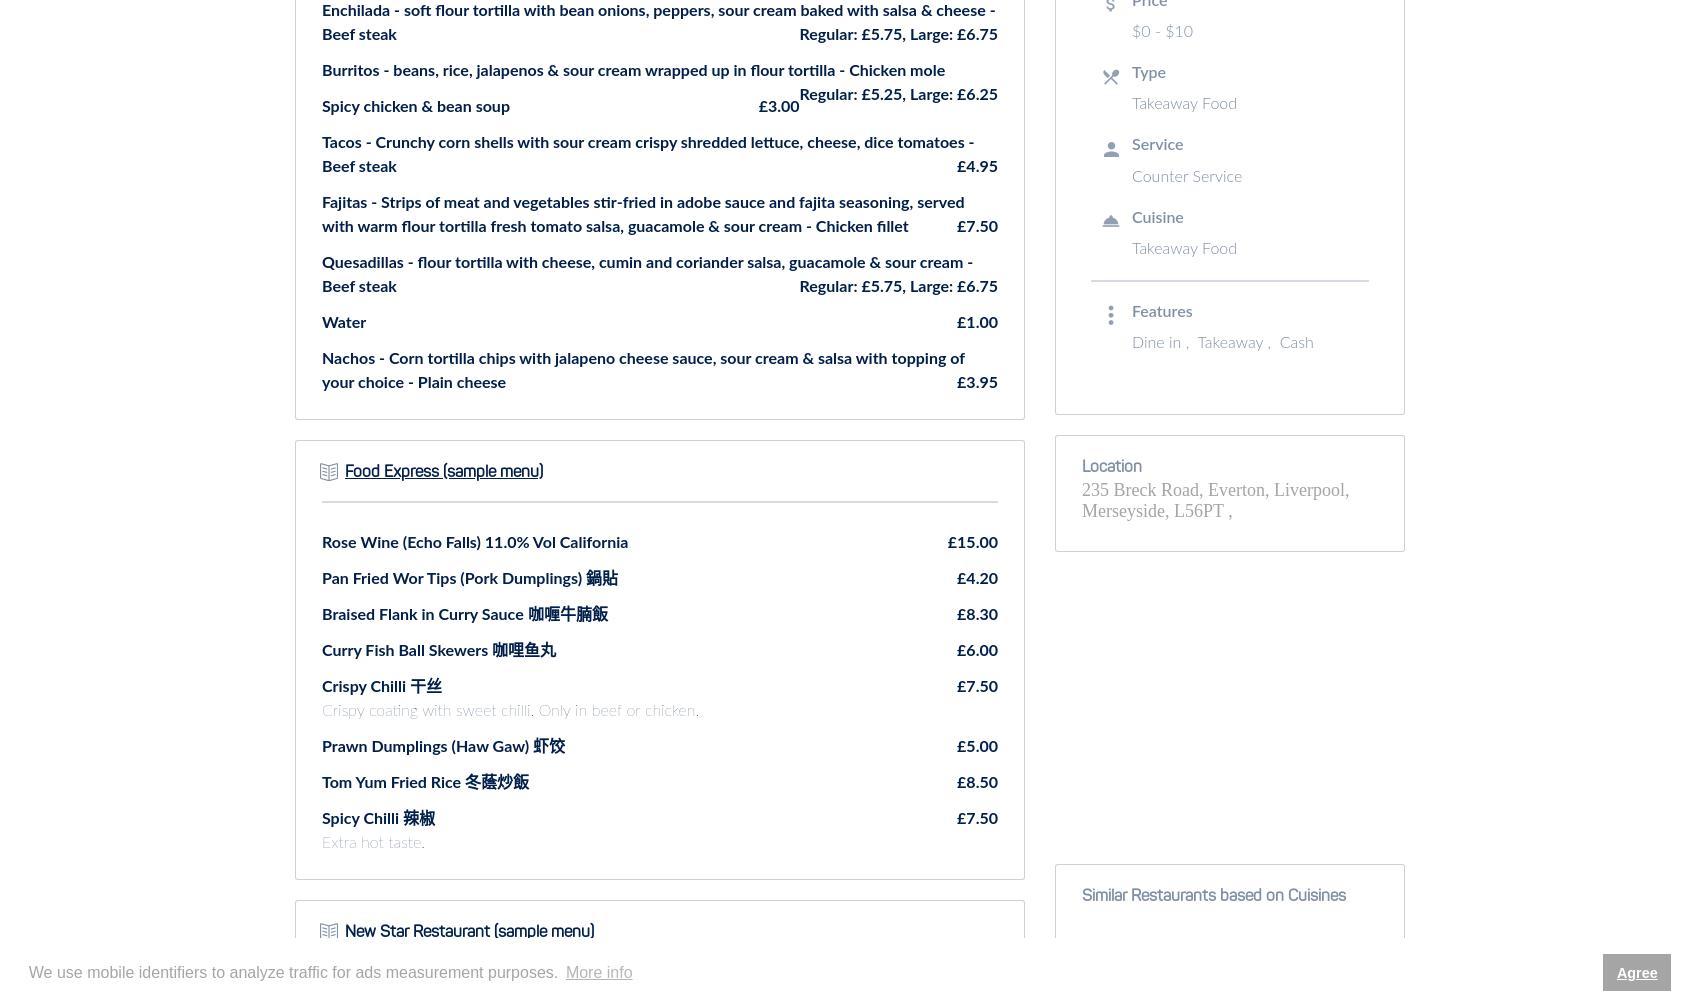 Image resolution: width=1700 pixels, height=991 pixels. What do you see at coordinates (320, 840) in the screenshot?
I see `'Extra hot taste.'` at bounding box center [320, 840].